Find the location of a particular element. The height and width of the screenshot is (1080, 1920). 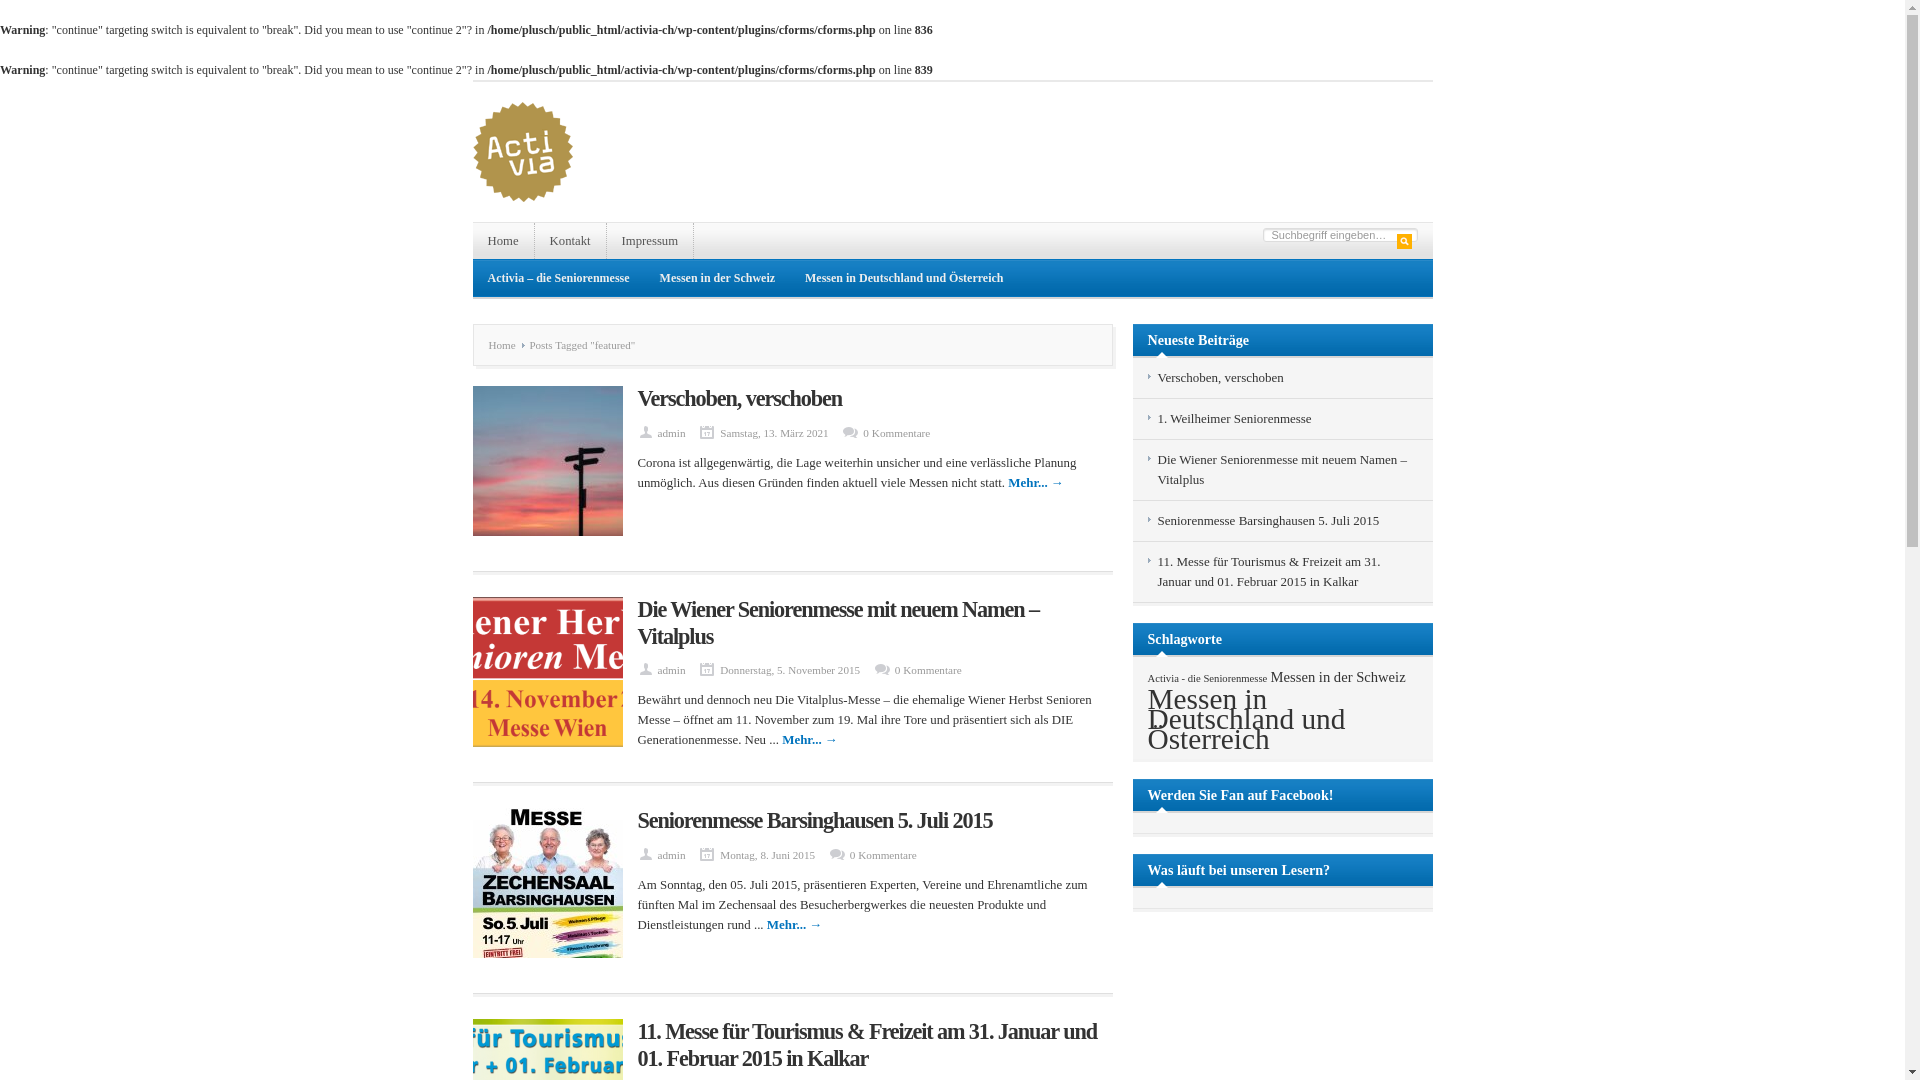

'Activia - die Seniorenmesse' is located at coordinates (1207, 677).